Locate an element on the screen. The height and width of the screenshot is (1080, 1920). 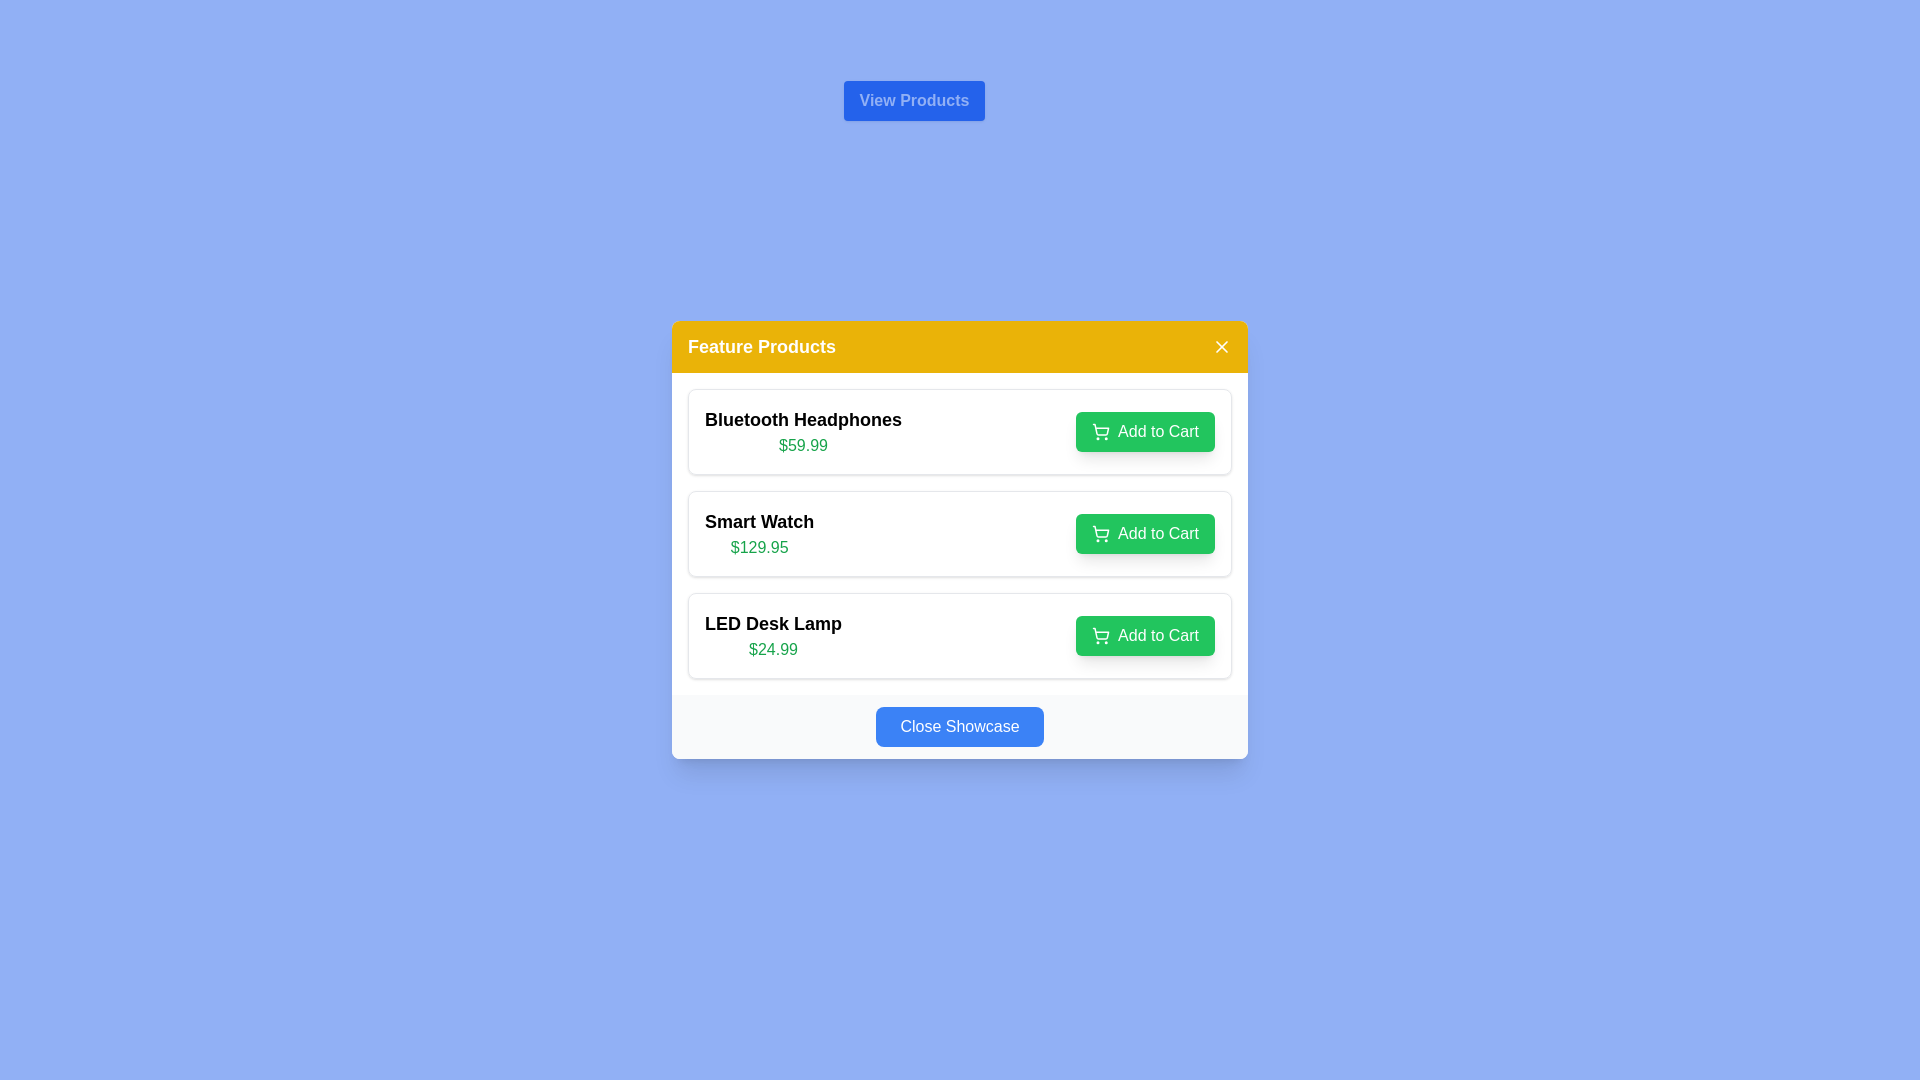
the shopping cart icon representing the 'Add to Cart' button for the second product, 'Smart Watch' is located at coordinates (1100, 530).